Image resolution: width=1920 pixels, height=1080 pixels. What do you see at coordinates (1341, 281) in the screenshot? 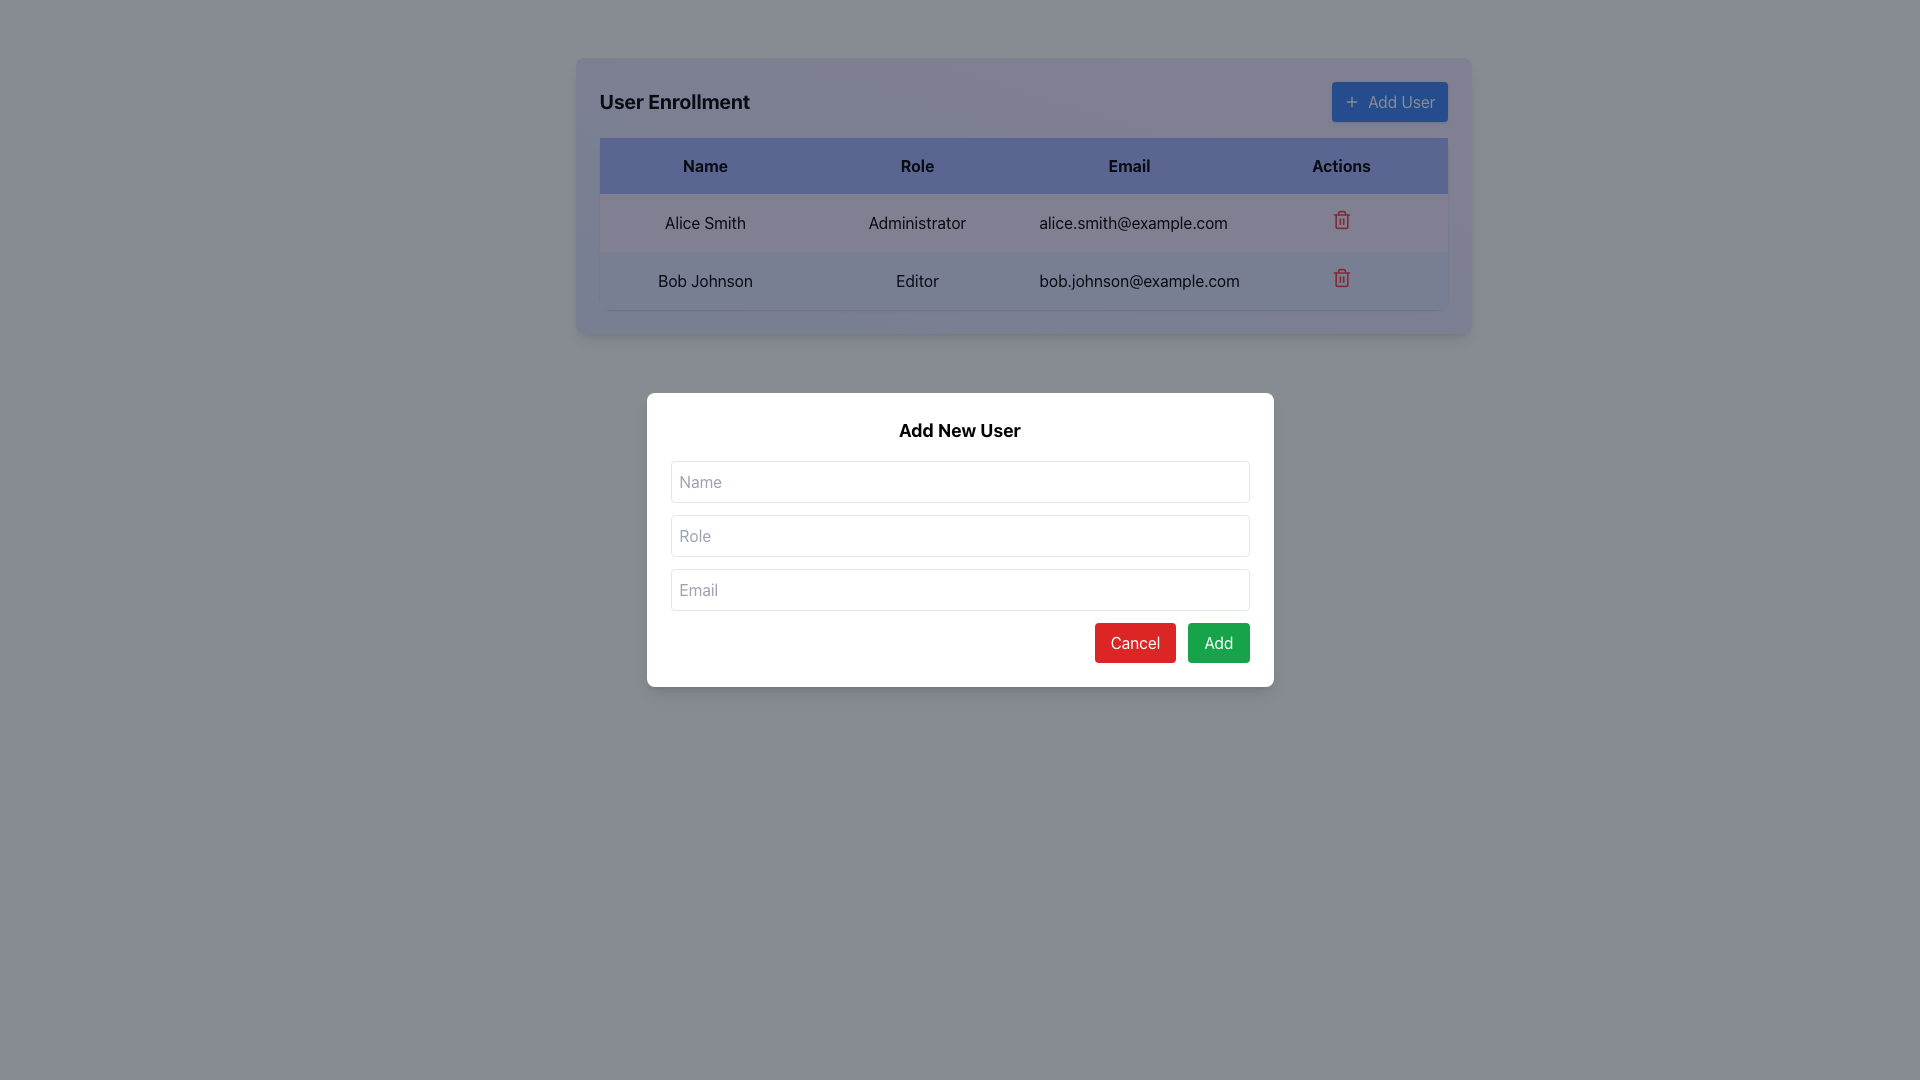
I see `the deletion button (trash can icon) located in the 'Actions' column for user 'Bob Johnson' to initiate a delete action` at bounding box center [1341, 281].